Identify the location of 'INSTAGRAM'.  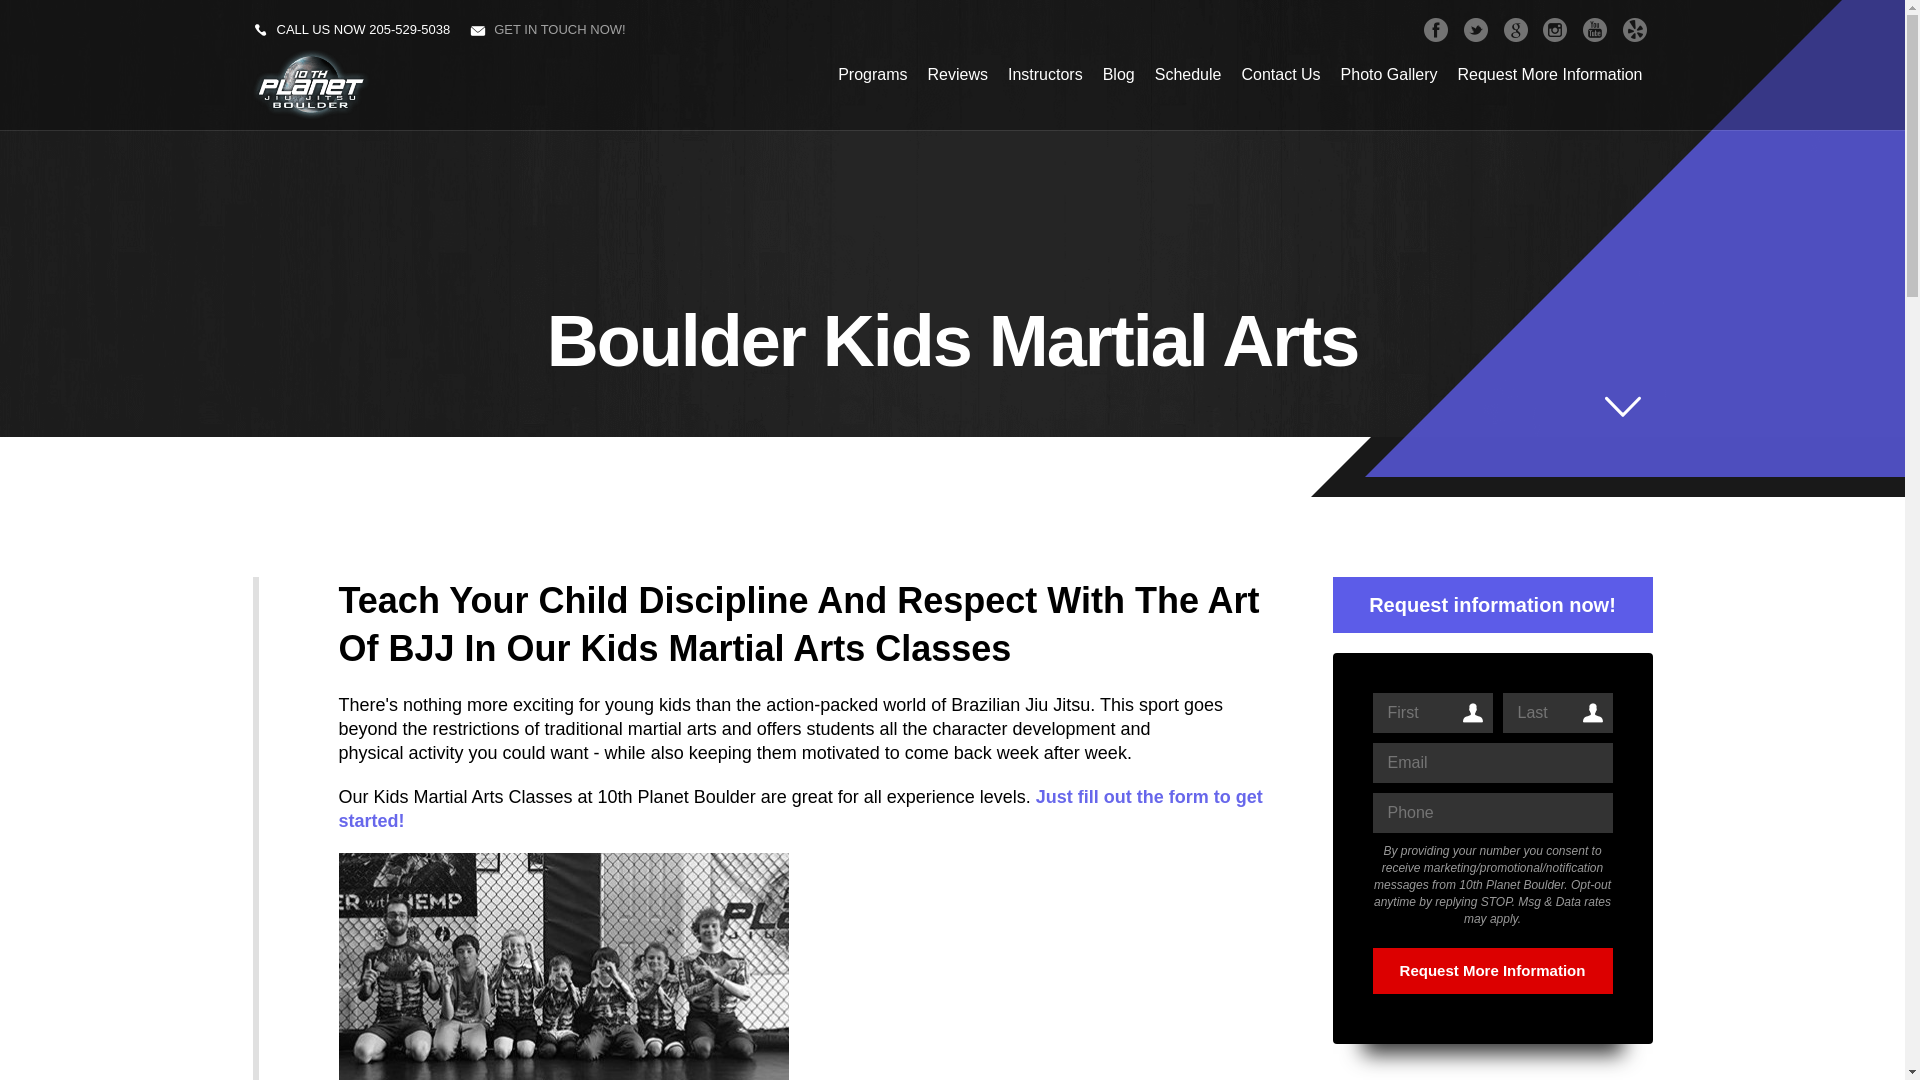
(1554, 30).